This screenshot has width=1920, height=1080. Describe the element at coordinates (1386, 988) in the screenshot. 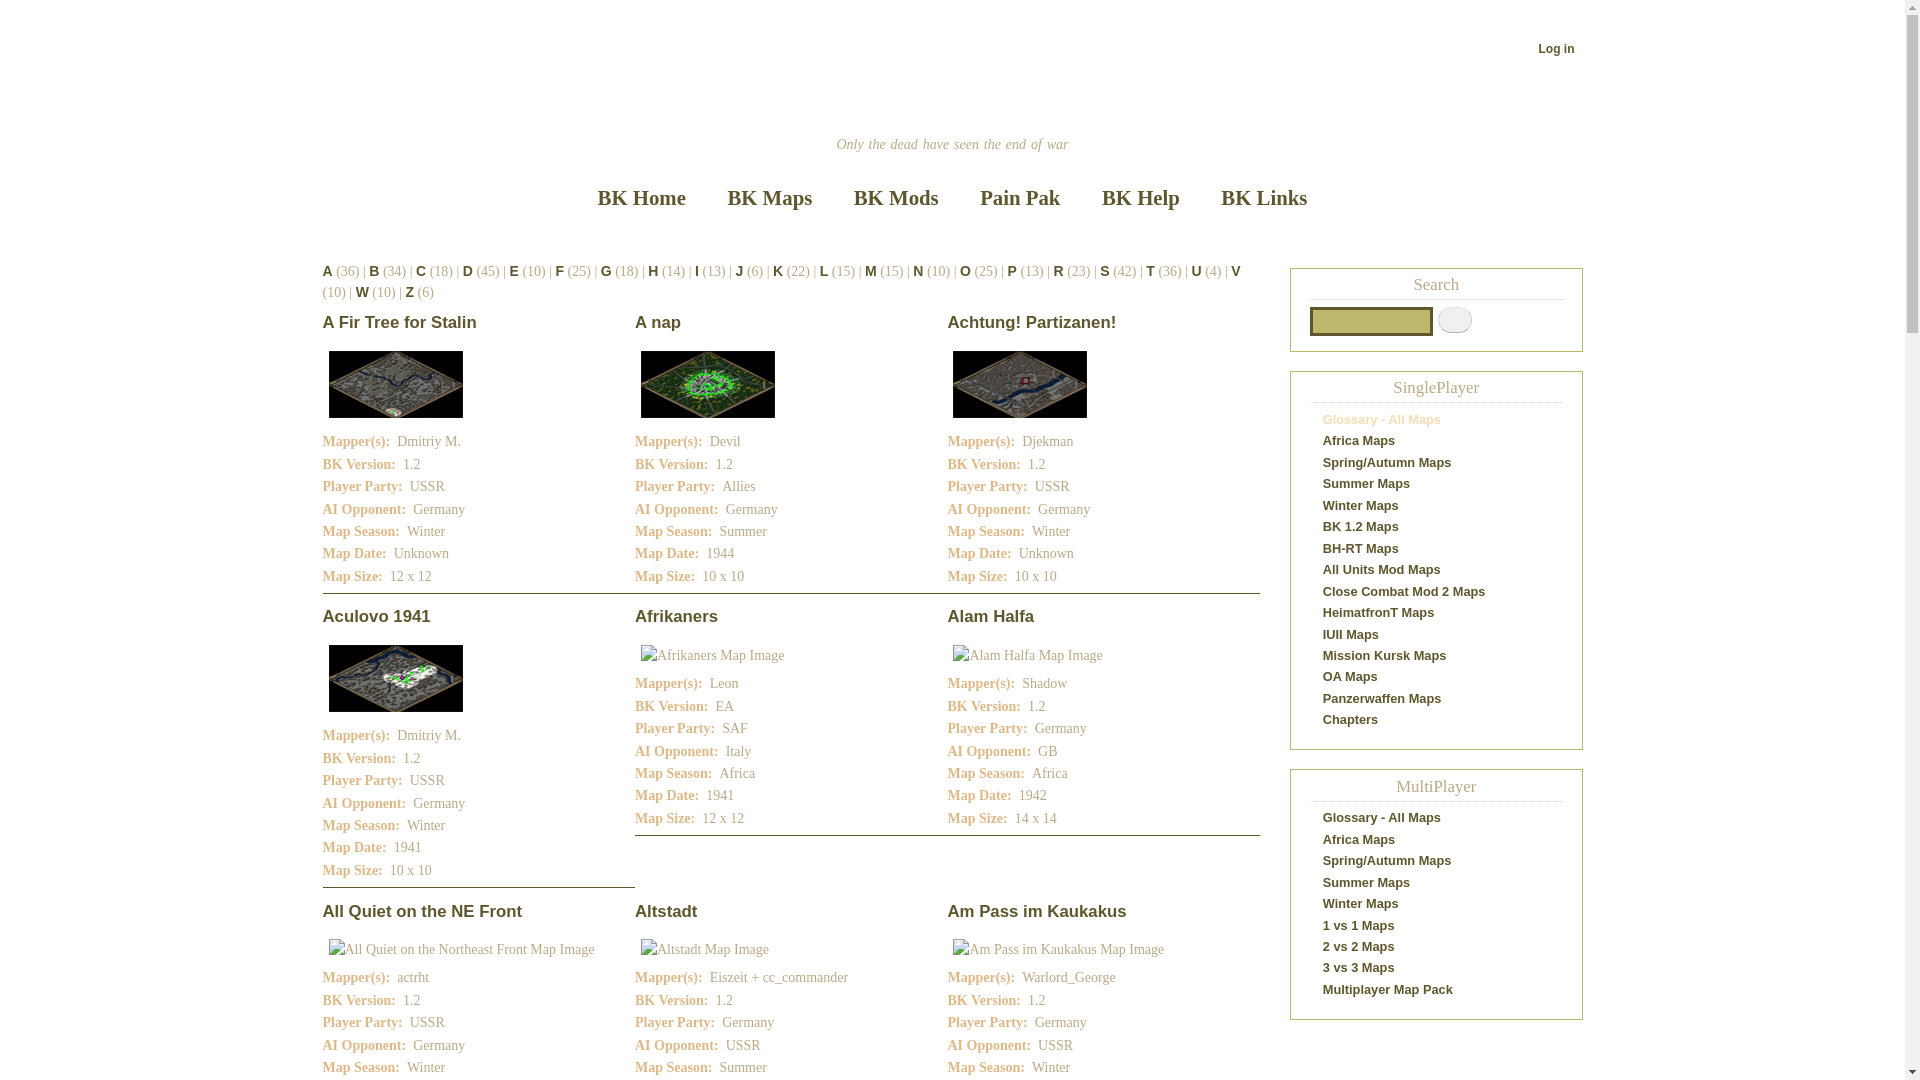

I see `'Multiplayer Map Pack'` at that location.